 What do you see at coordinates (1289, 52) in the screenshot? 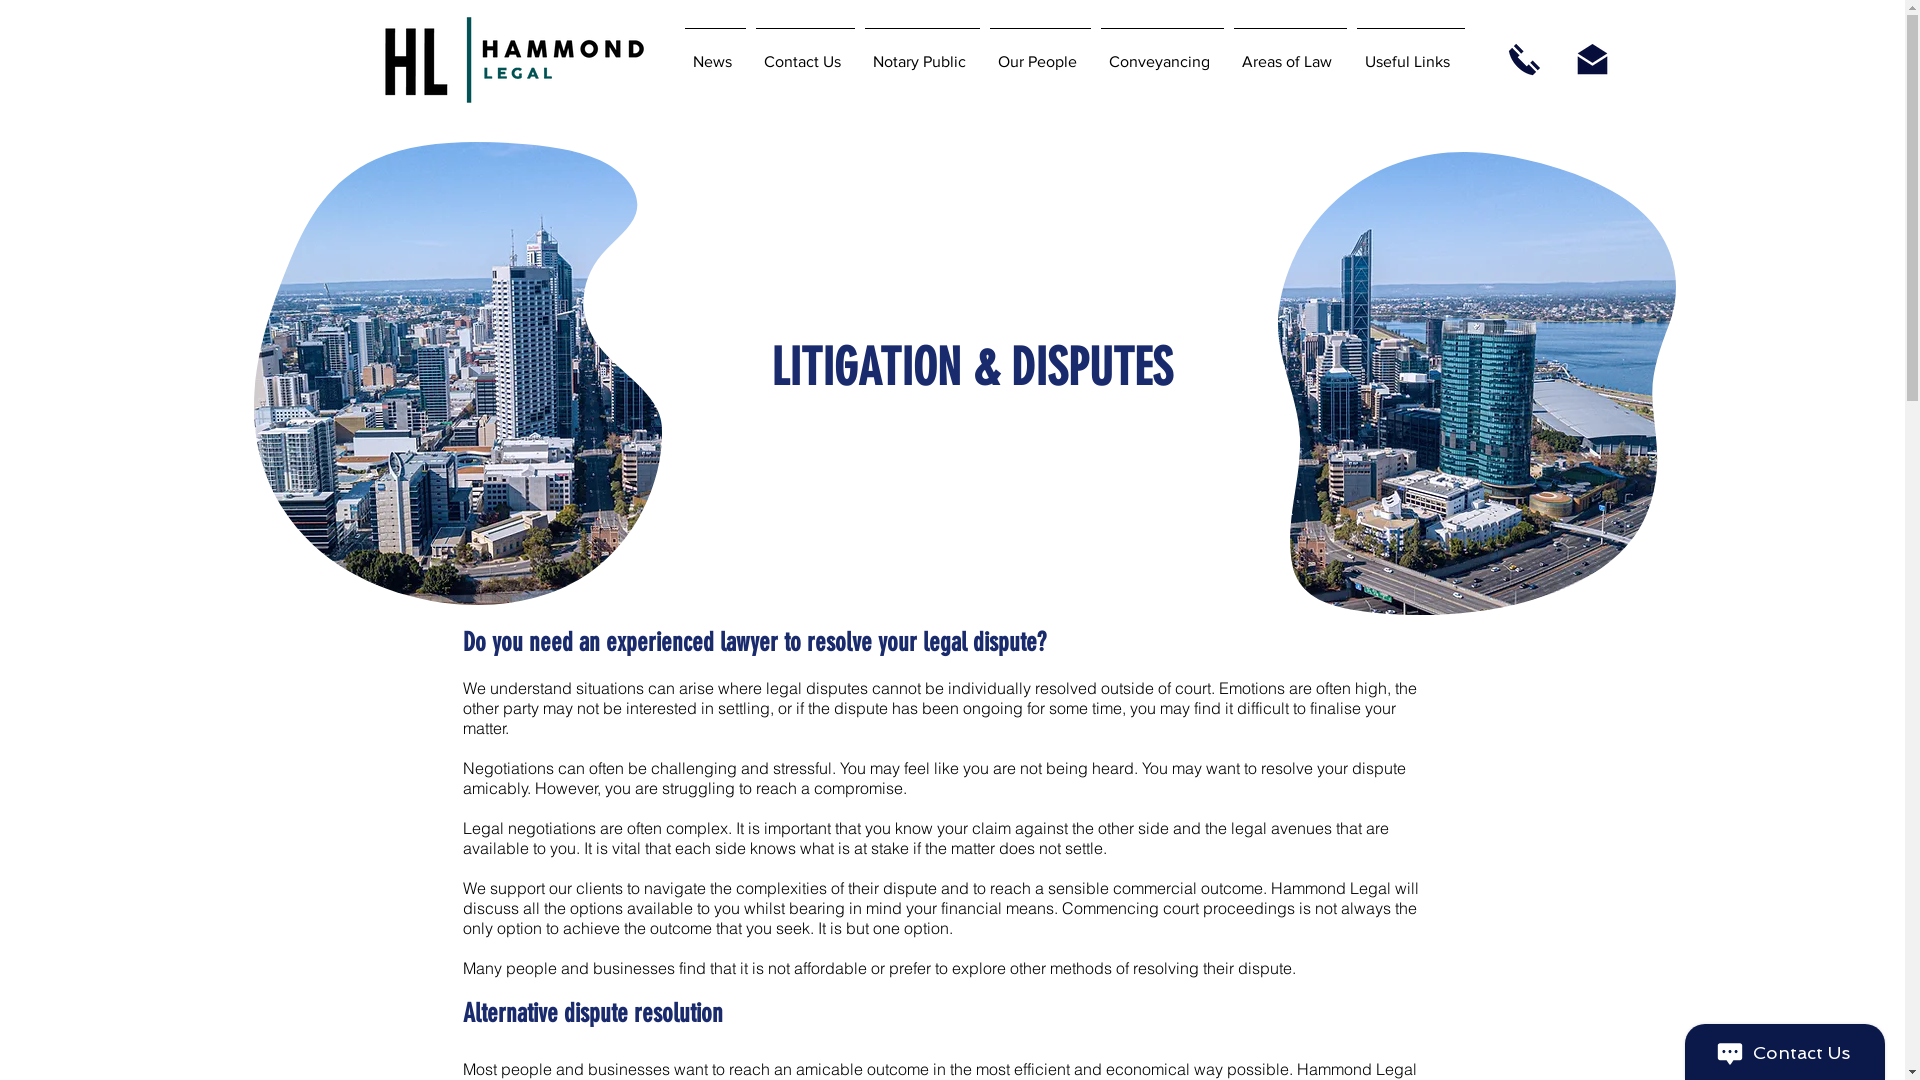
I see `'Areas of Law'` at bounding box center [1289, 52].